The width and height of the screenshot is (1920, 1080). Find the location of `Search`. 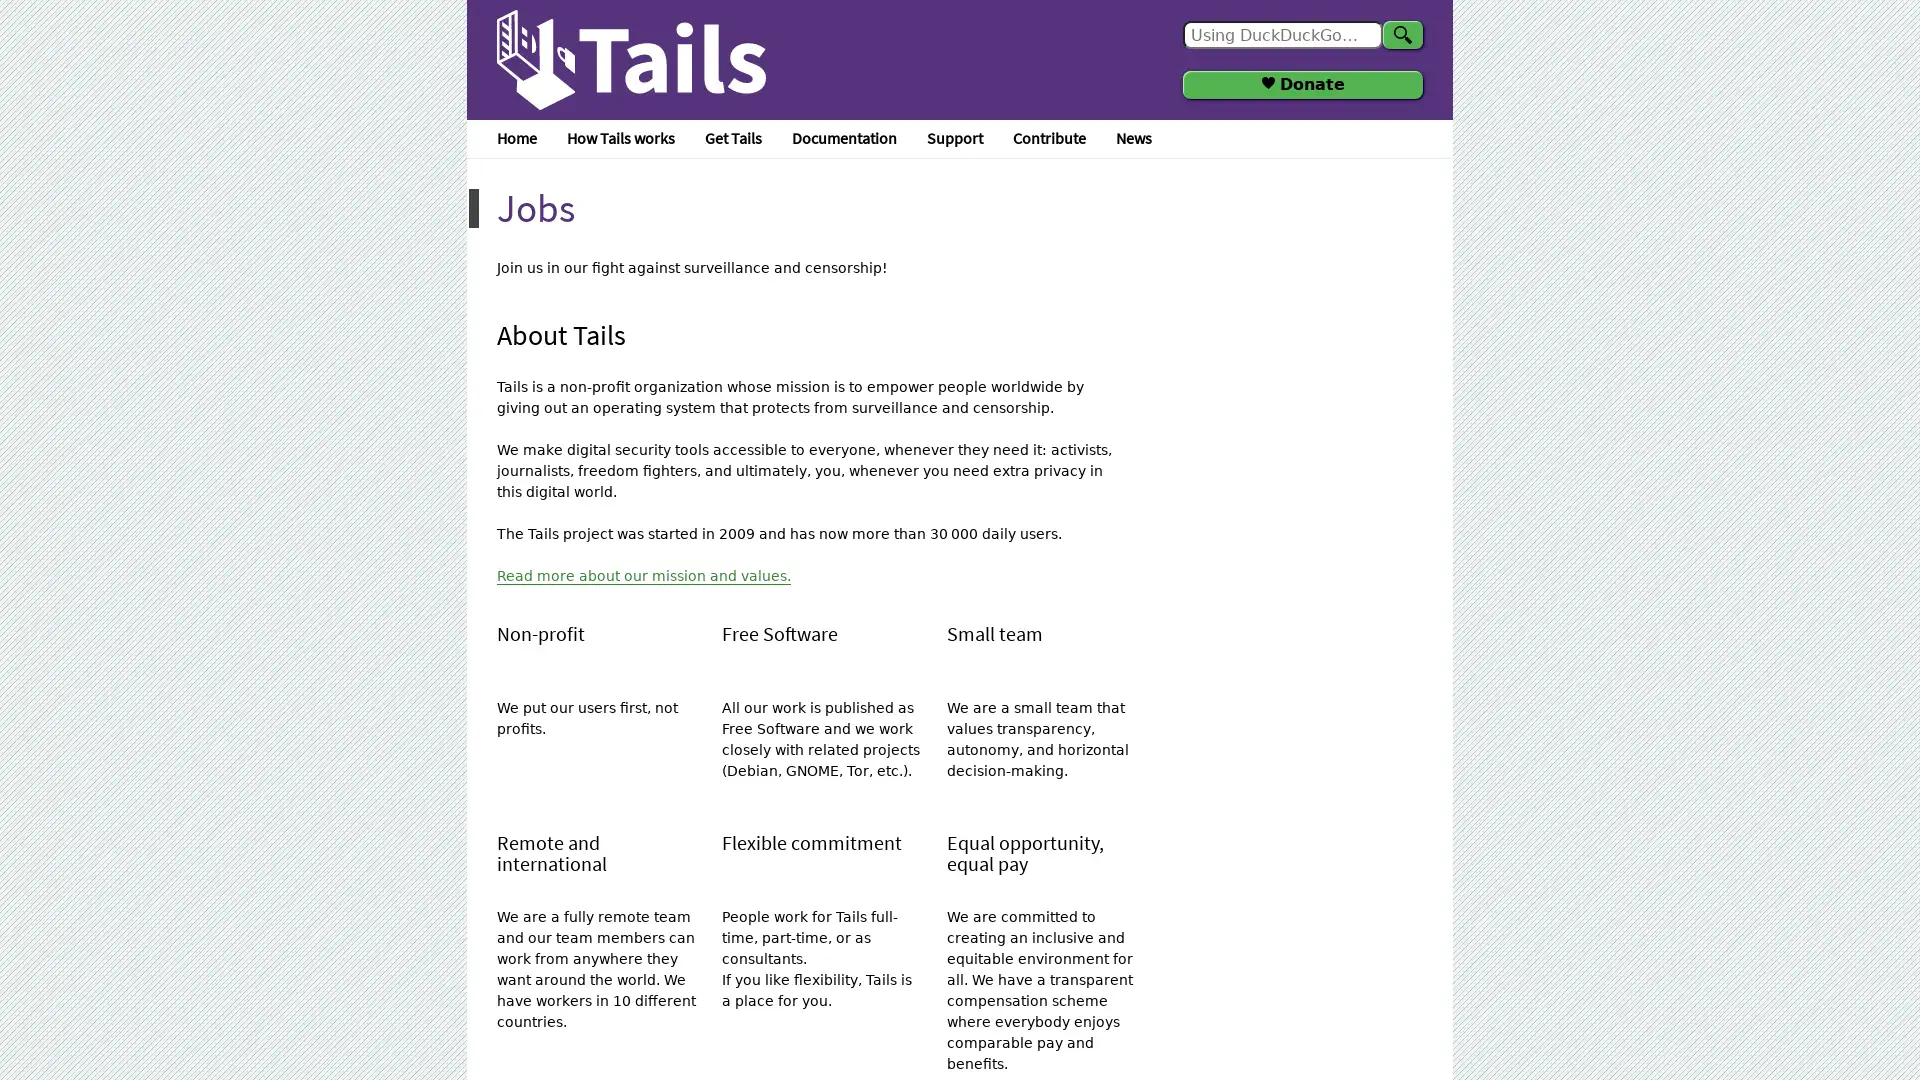

Search is located at coordinates (1401, 34).